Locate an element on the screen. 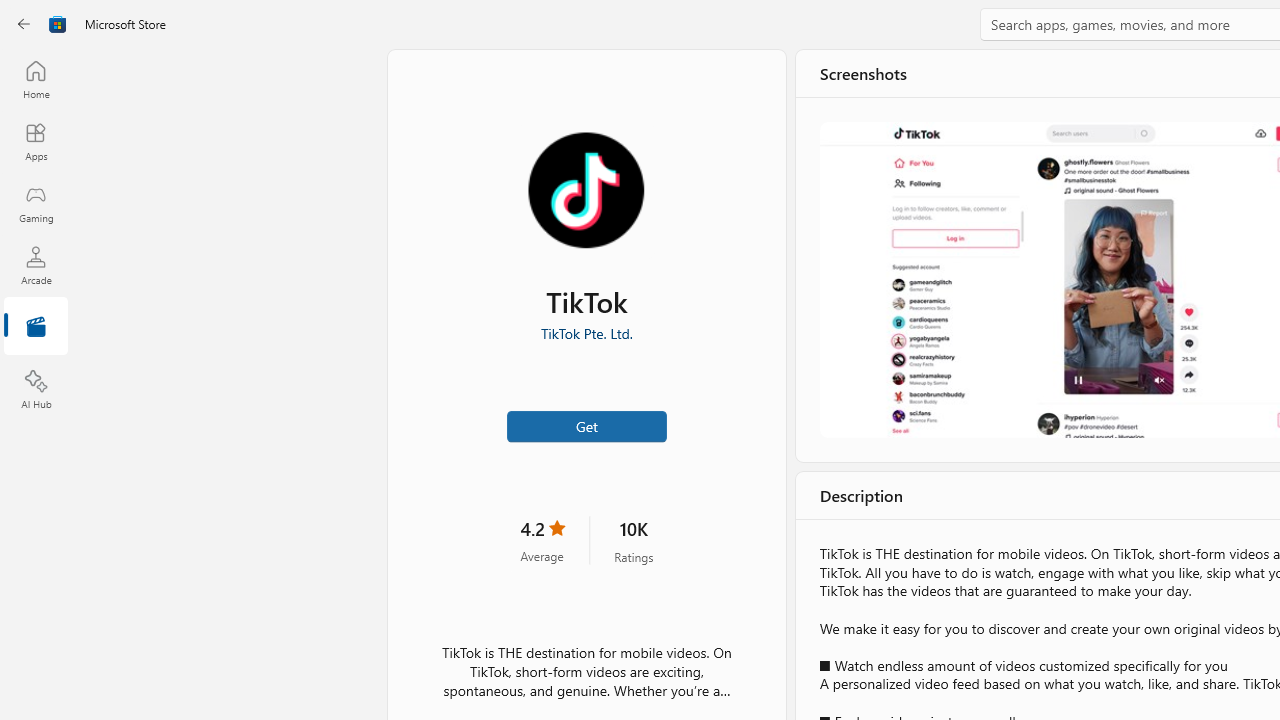 The height and width of the screenshot is (720, 1280). 'Entertainment' is located at coordinates (35, 326).